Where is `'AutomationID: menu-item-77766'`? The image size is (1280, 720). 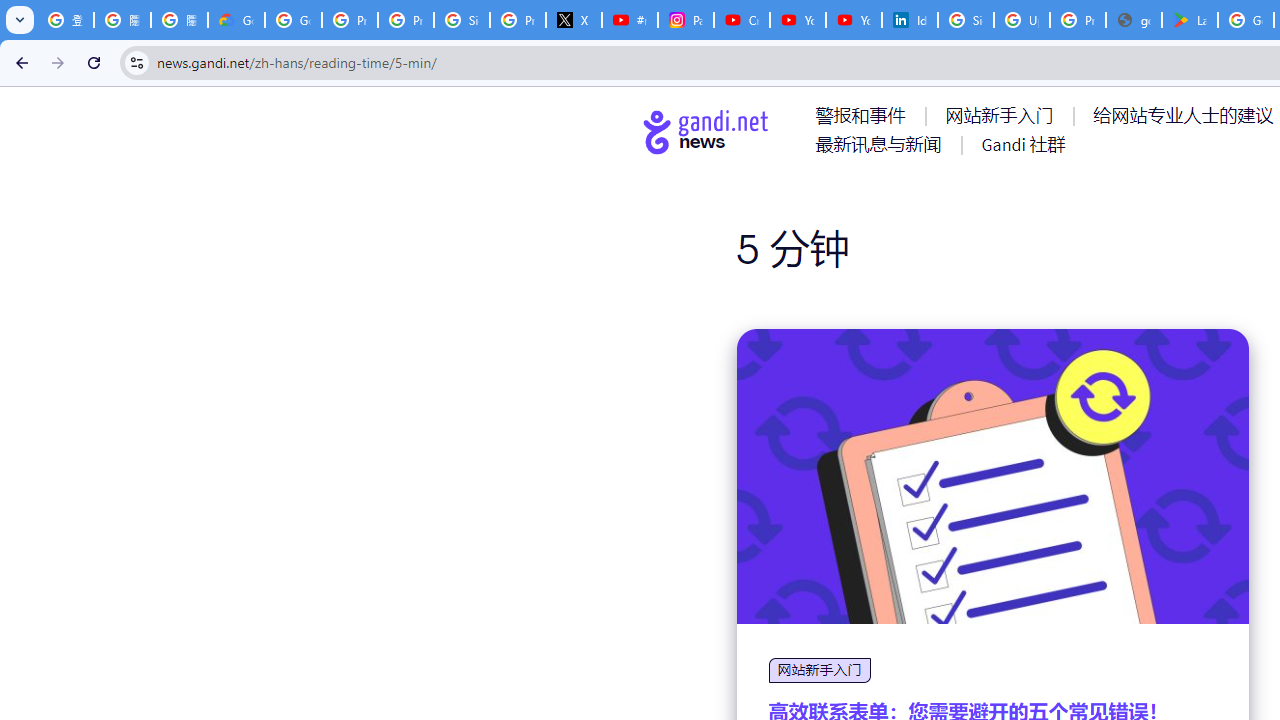 'AutomationID: menu-item-77766' is located at coordinates (881, 143).